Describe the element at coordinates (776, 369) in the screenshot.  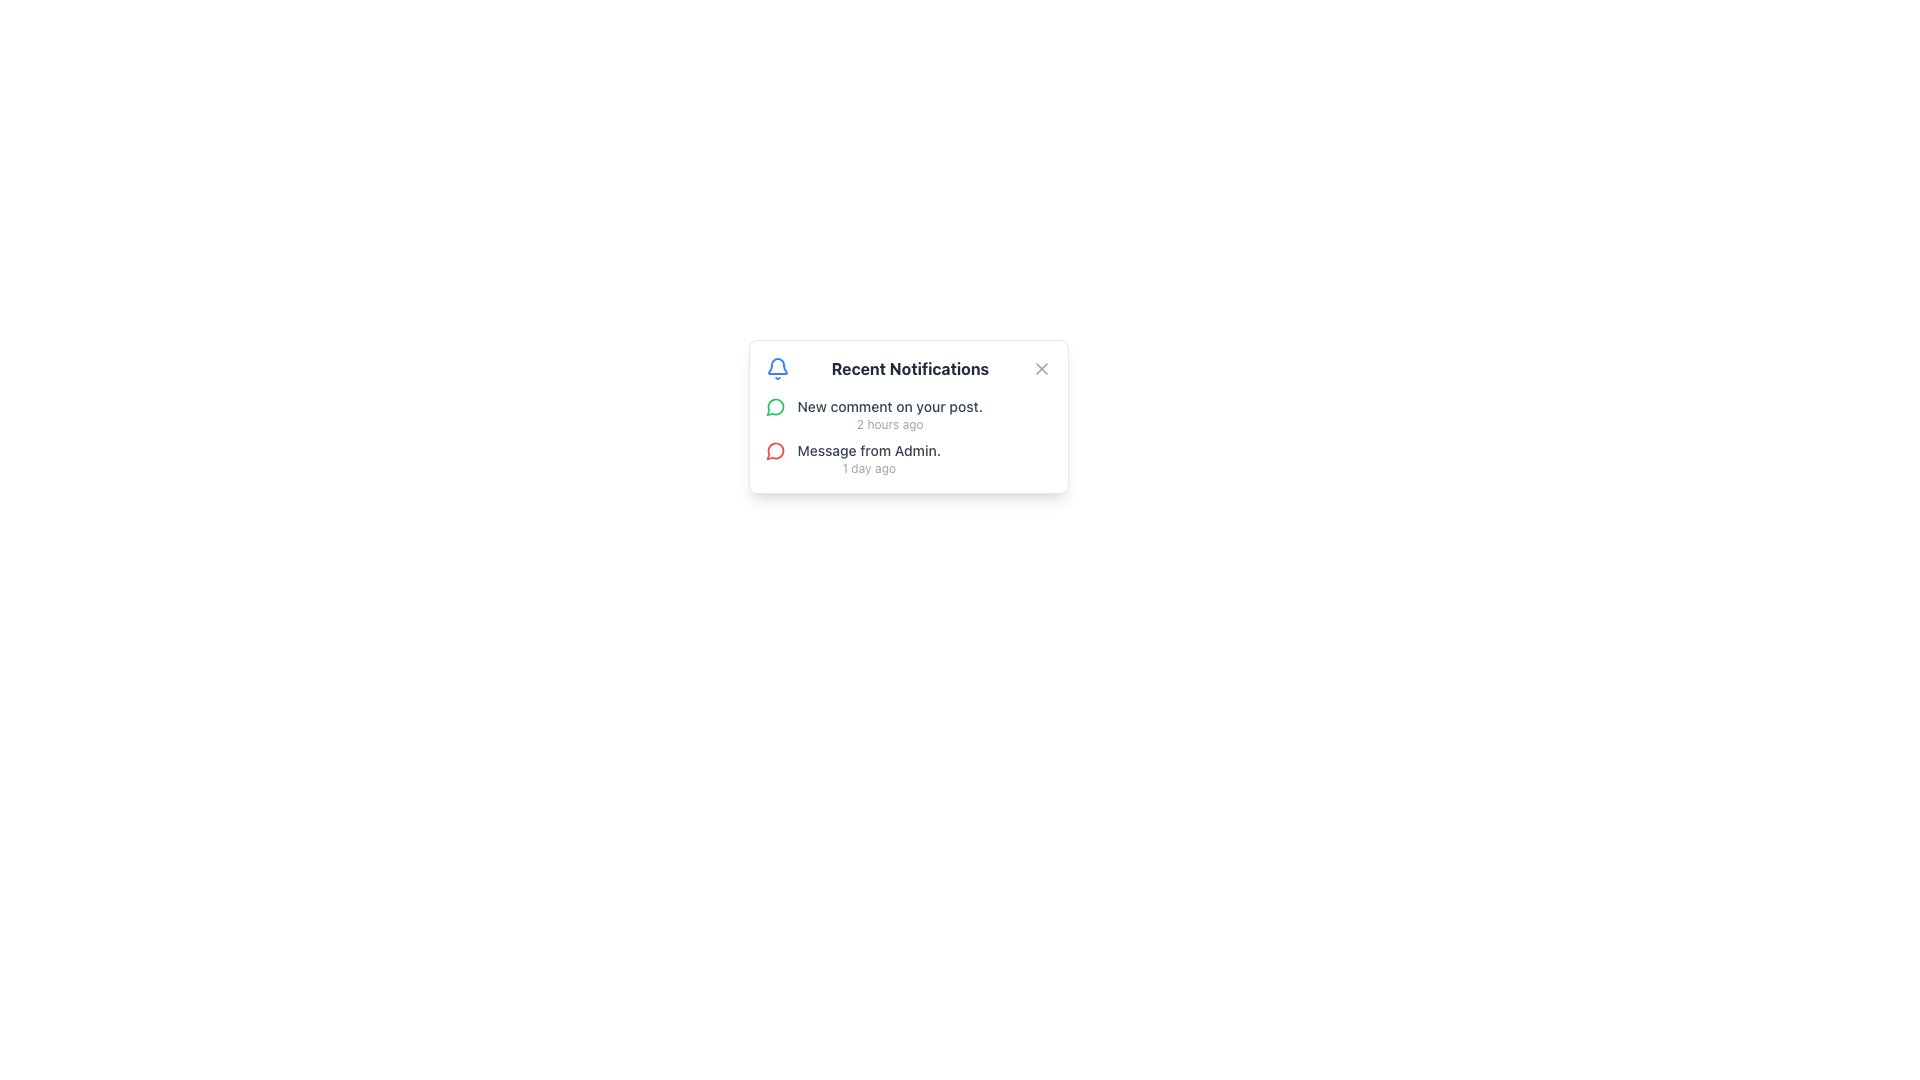
I see `the notification icon located to the left of the title text 'Recent Notifications', which serves as an indicator for recent notifications` at that location.